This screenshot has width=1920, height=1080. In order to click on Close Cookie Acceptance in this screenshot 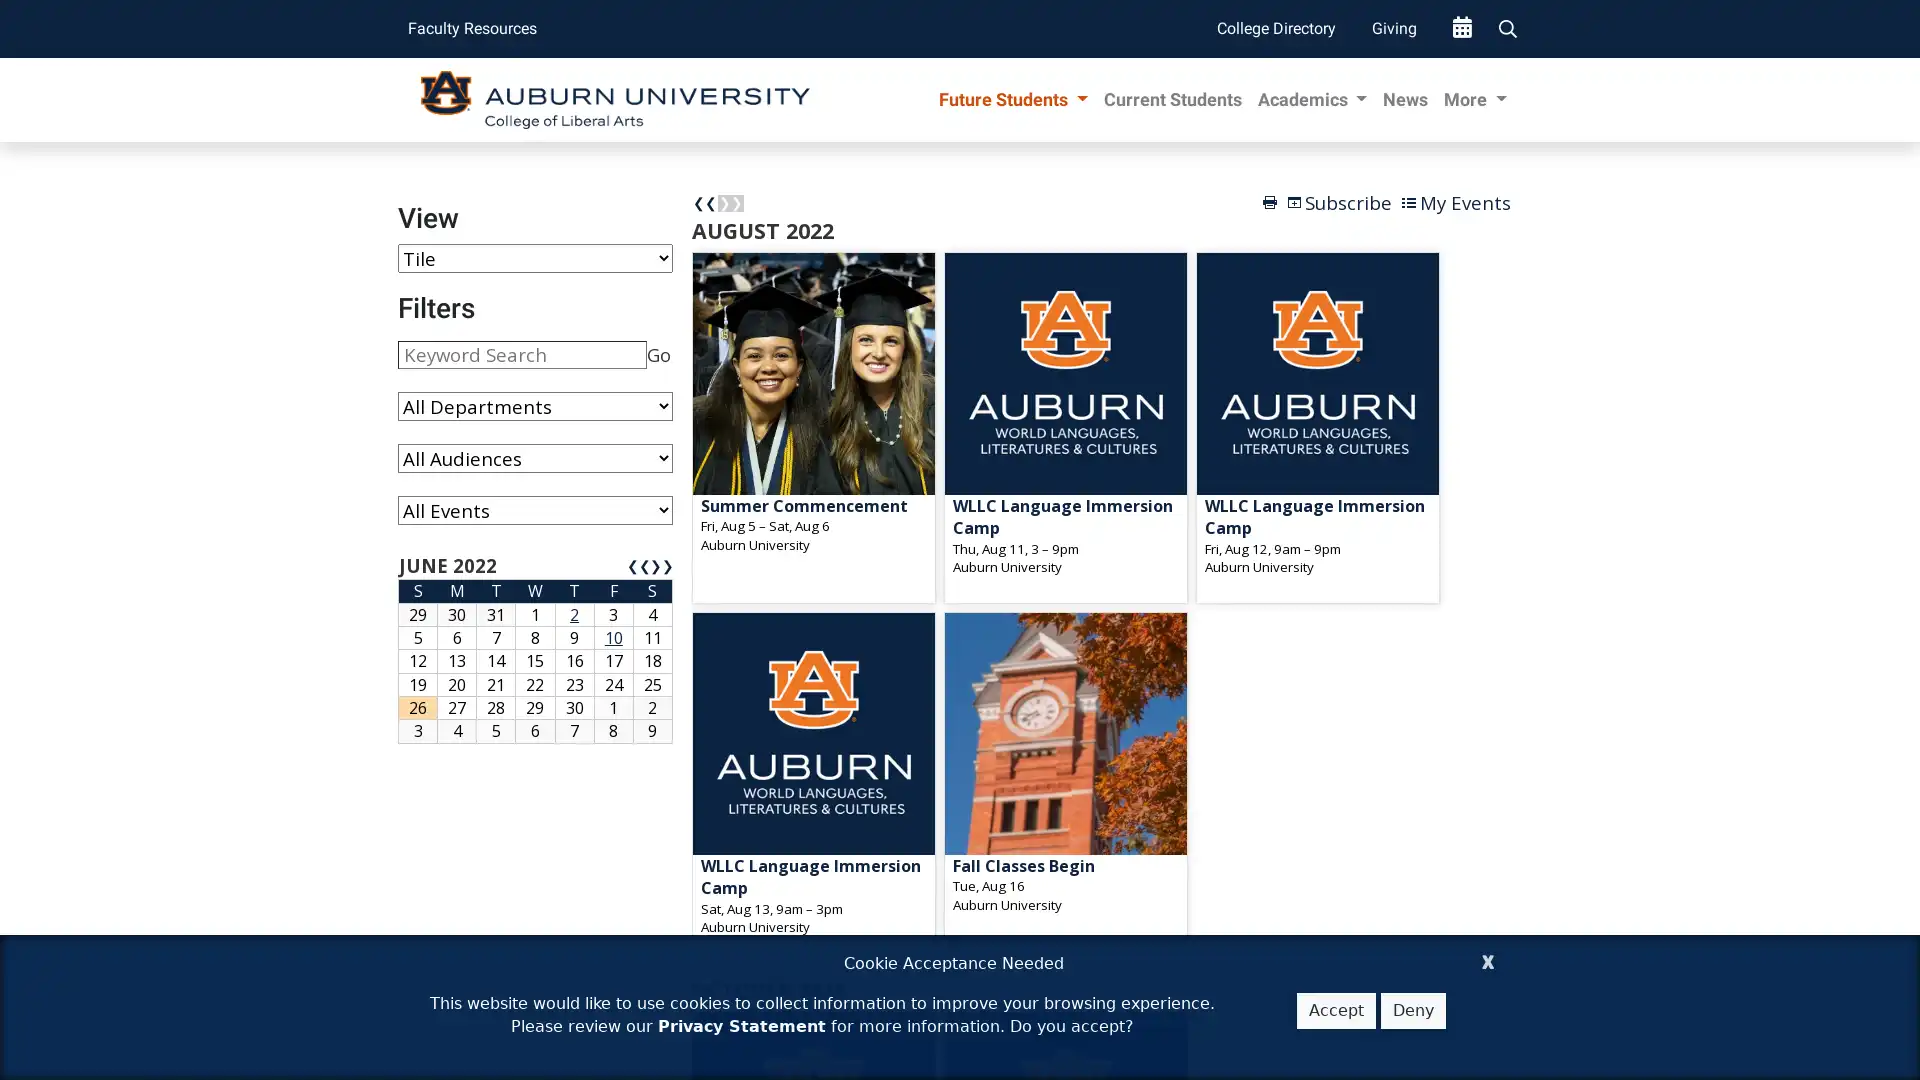, I will do `click(1488, 958)`.